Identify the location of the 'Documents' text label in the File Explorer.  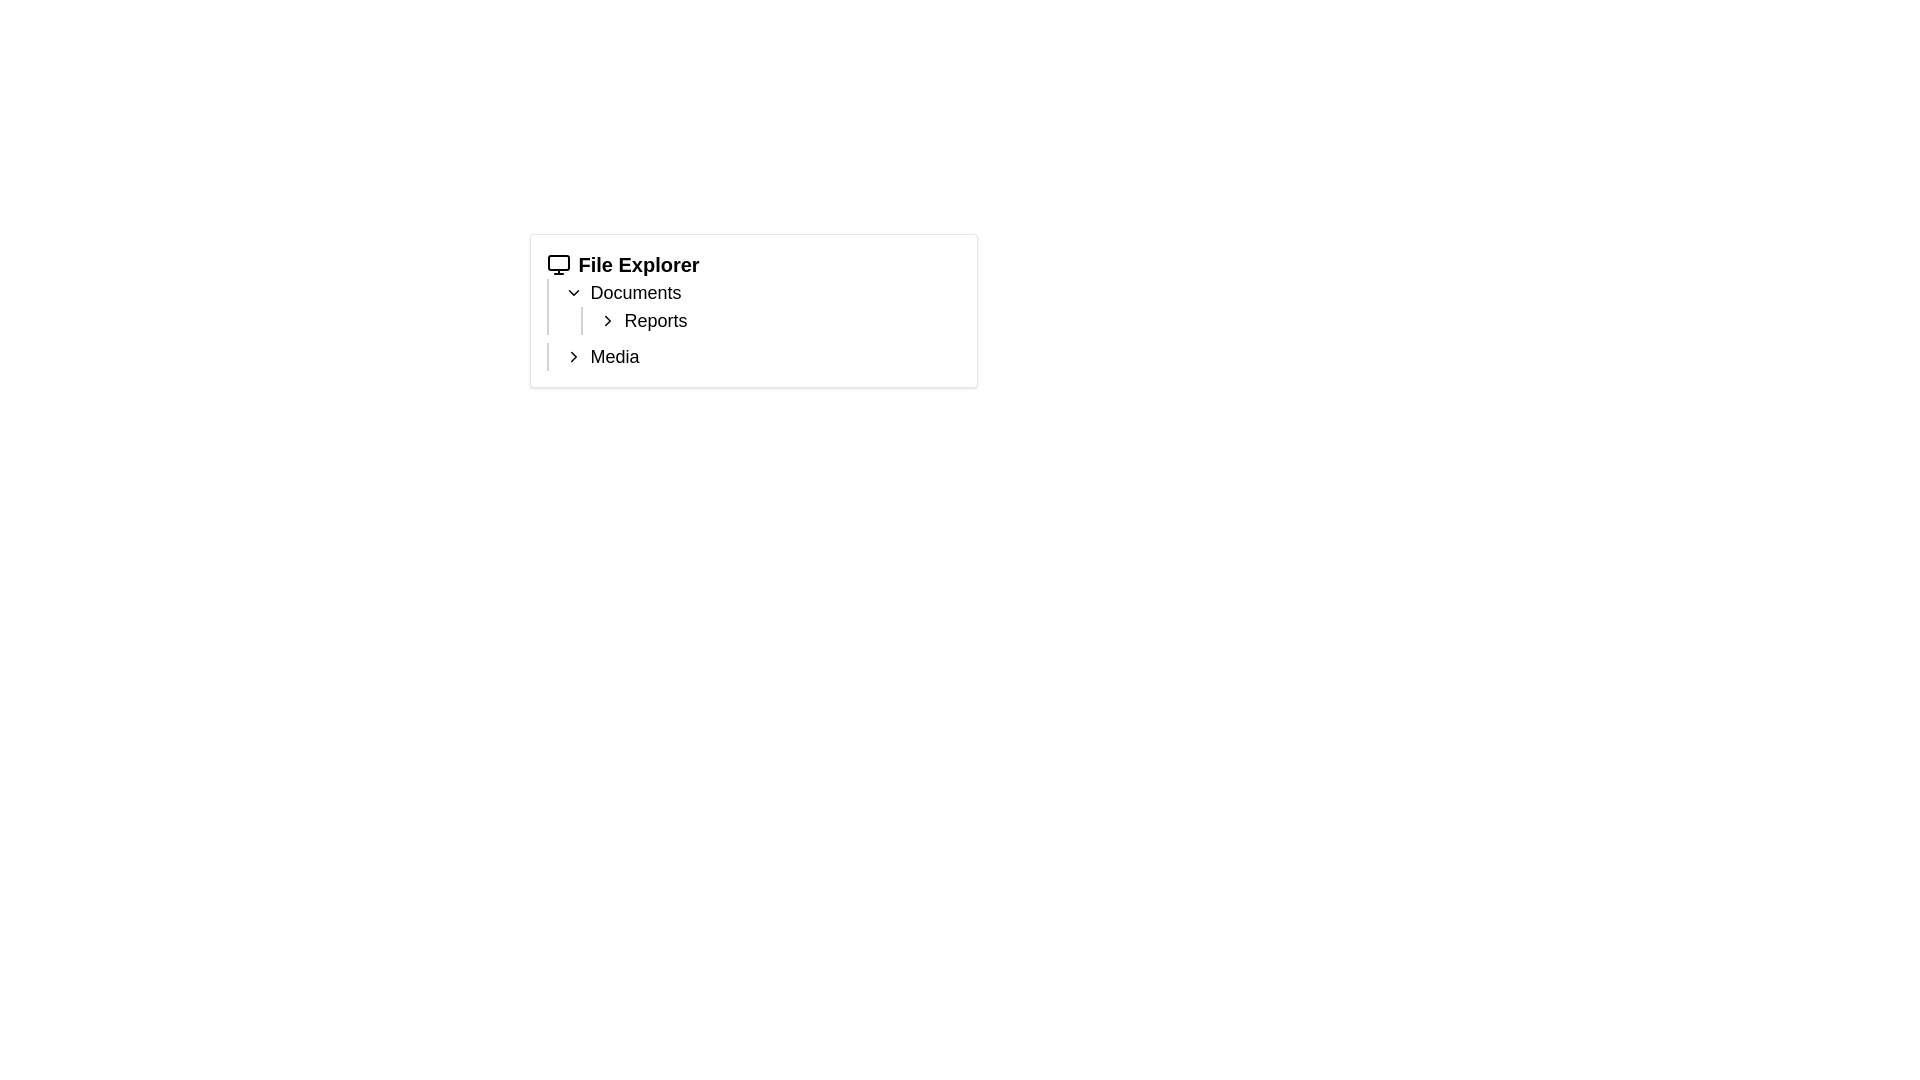
(635, 293).